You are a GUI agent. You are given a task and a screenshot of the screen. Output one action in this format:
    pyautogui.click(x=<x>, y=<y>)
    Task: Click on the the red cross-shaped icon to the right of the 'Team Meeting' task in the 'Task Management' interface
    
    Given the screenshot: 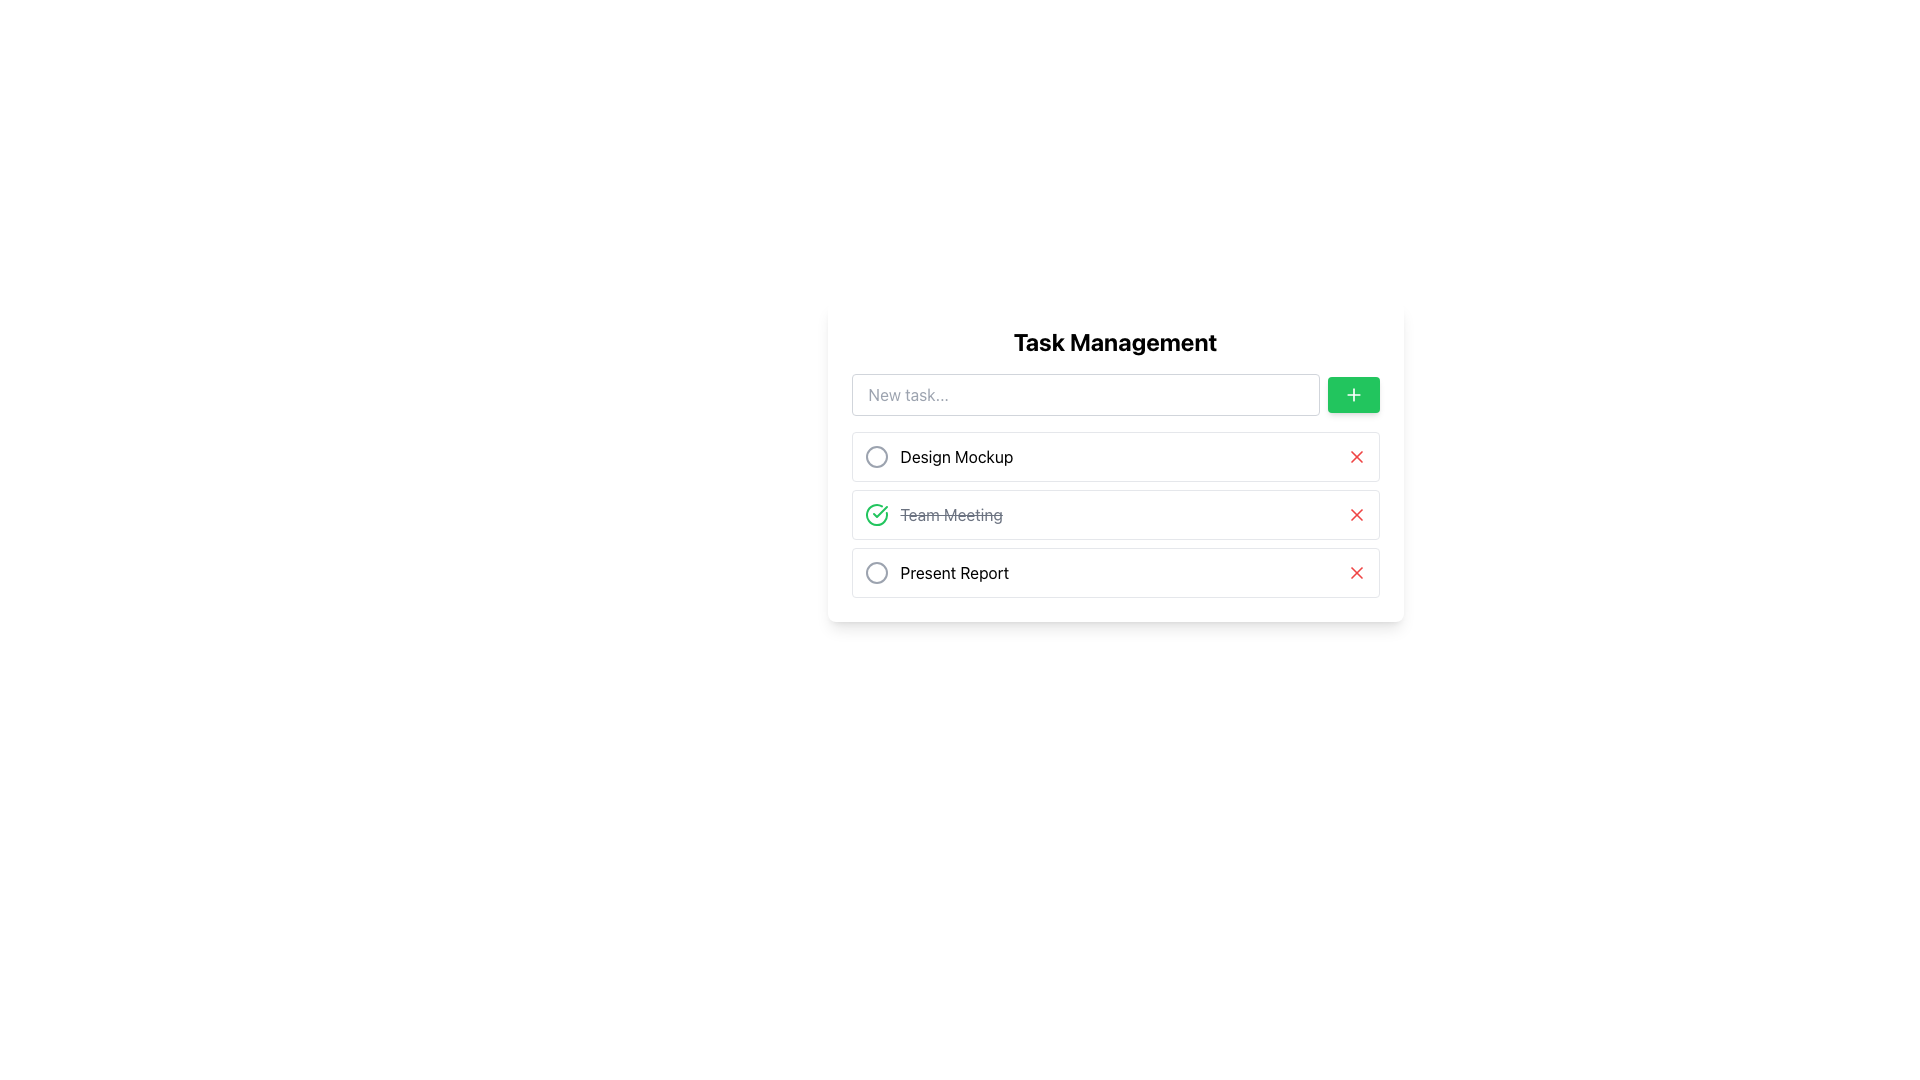 What is the action you would take?
    pyautogui.click(x=1356, y=514)
    